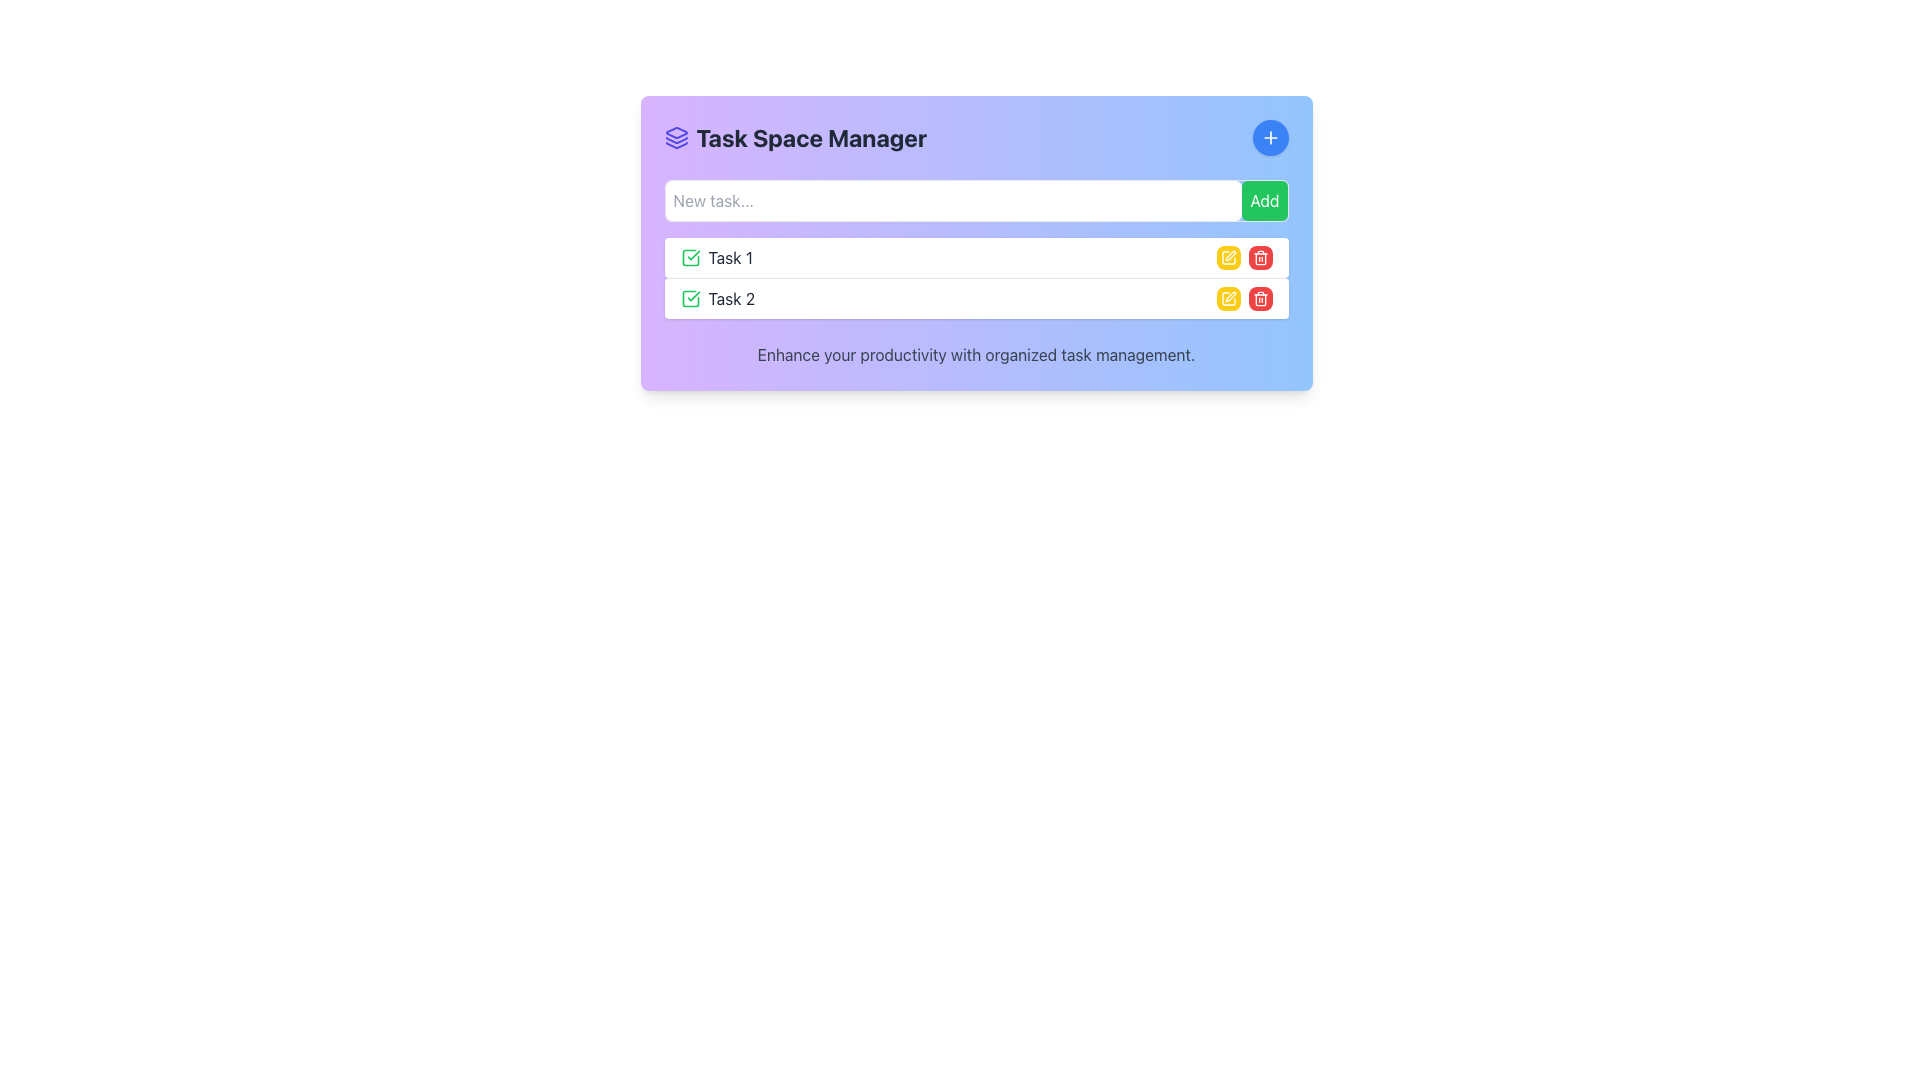  What do you see at coordinates (690, 257) in the screenshot?
I see `the Checkbox icon with a green checkmark` at bounding box center [690, 257].